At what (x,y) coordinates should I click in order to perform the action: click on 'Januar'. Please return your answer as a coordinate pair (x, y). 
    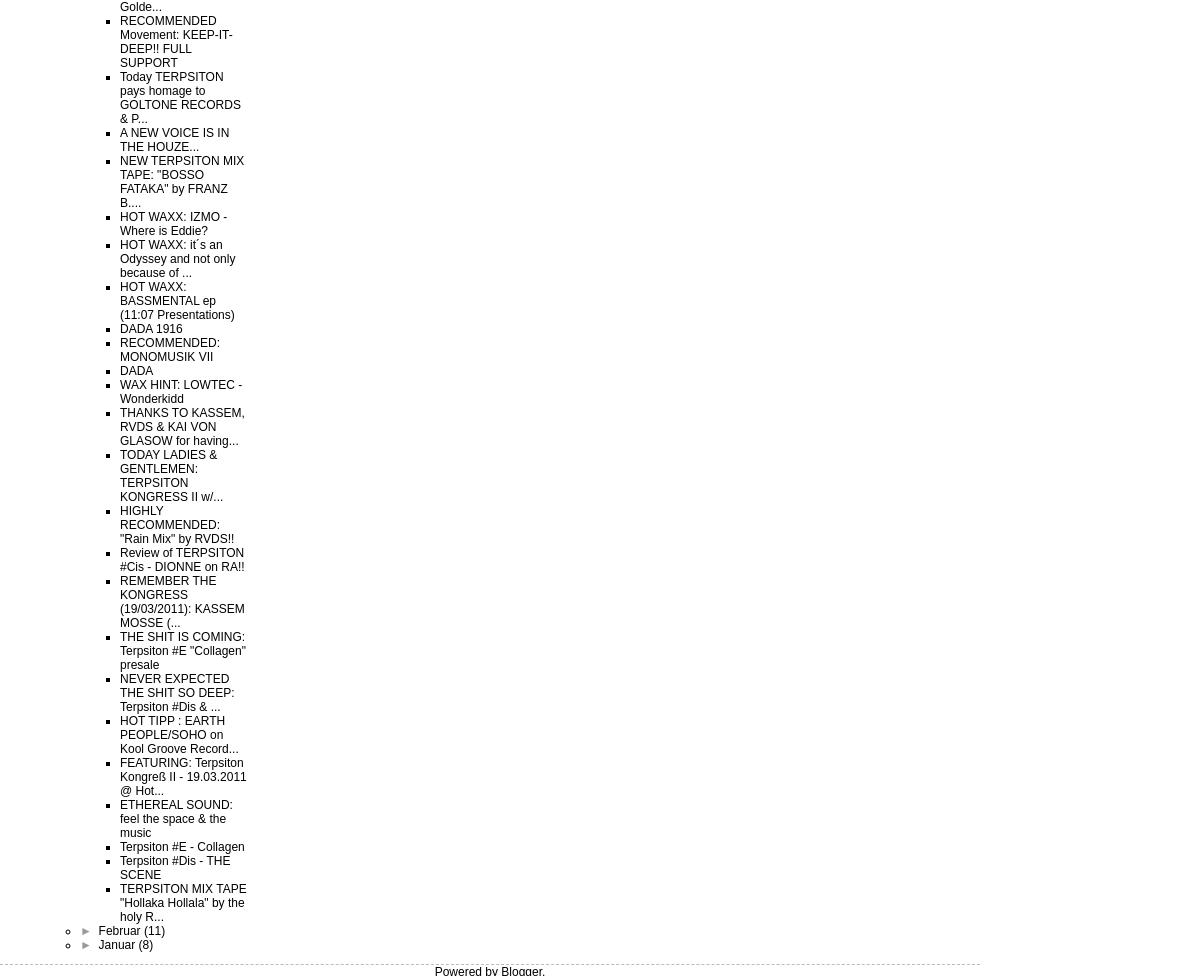
    Looking at the image, I should click on (117, 943).